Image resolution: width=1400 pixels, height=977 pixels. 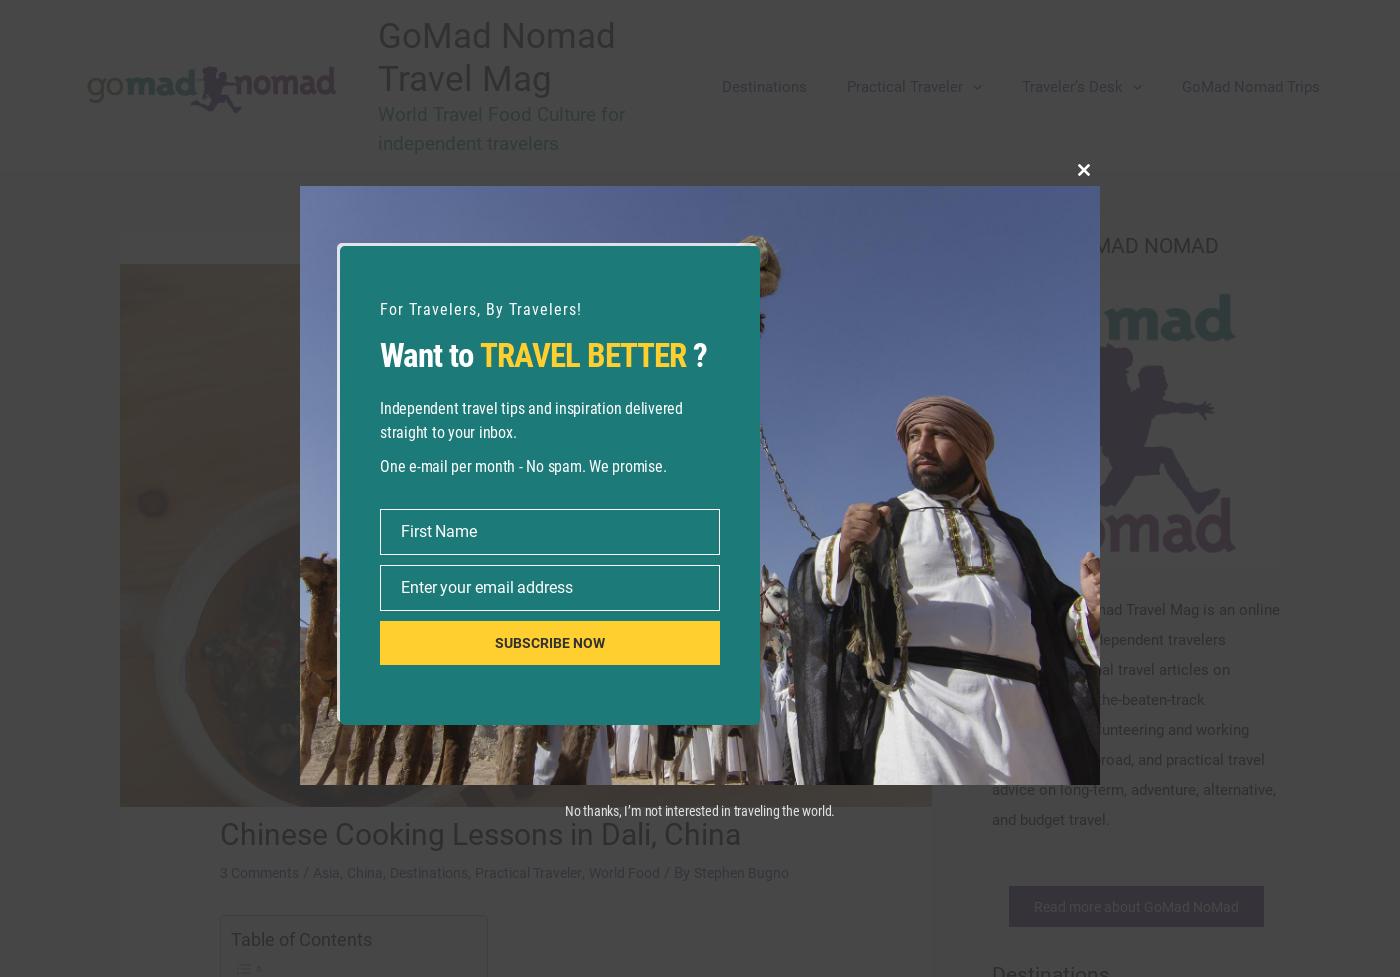 I want to click on 'Stephen Bugno', so click(x=777, y=872).